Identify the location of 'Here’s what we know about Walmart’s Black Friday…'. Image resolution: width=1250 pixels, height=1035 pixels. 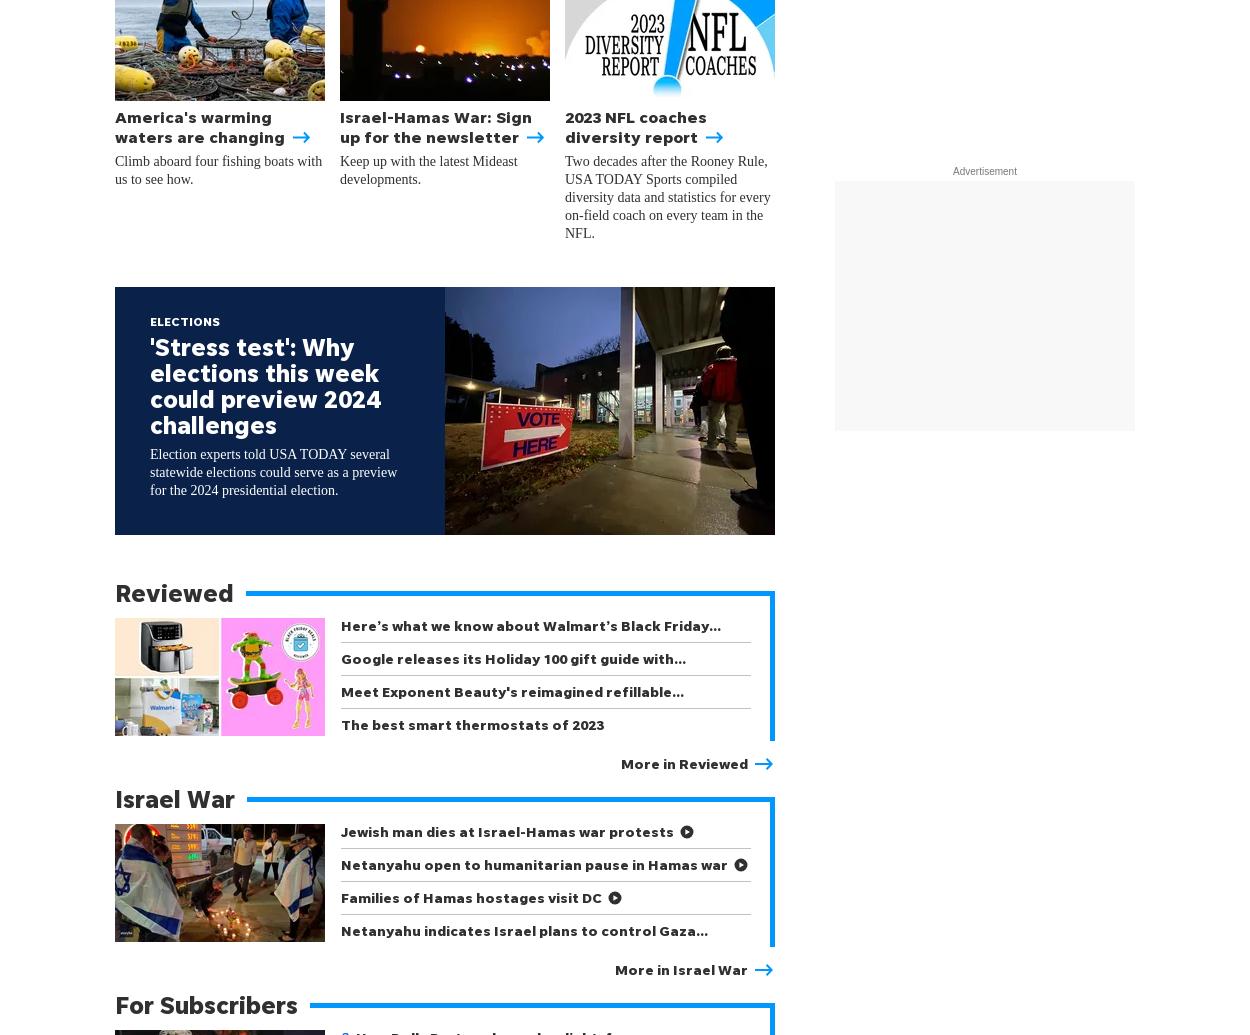
(531, 624).